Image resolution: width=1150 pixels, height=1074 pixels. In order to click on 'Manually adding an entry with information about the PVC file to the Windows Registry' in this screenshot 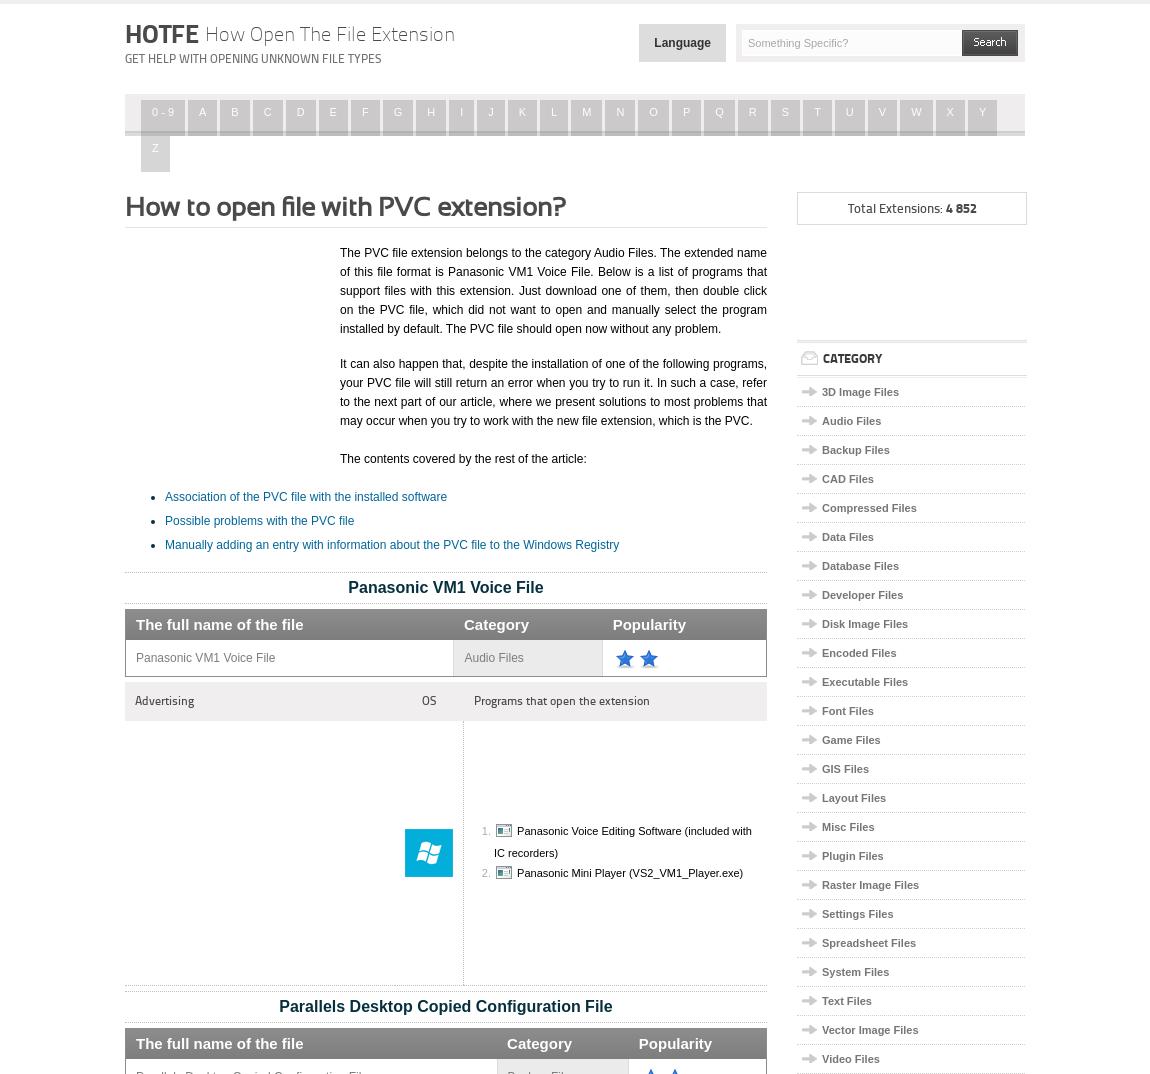, I will do `click(392, 543)`.